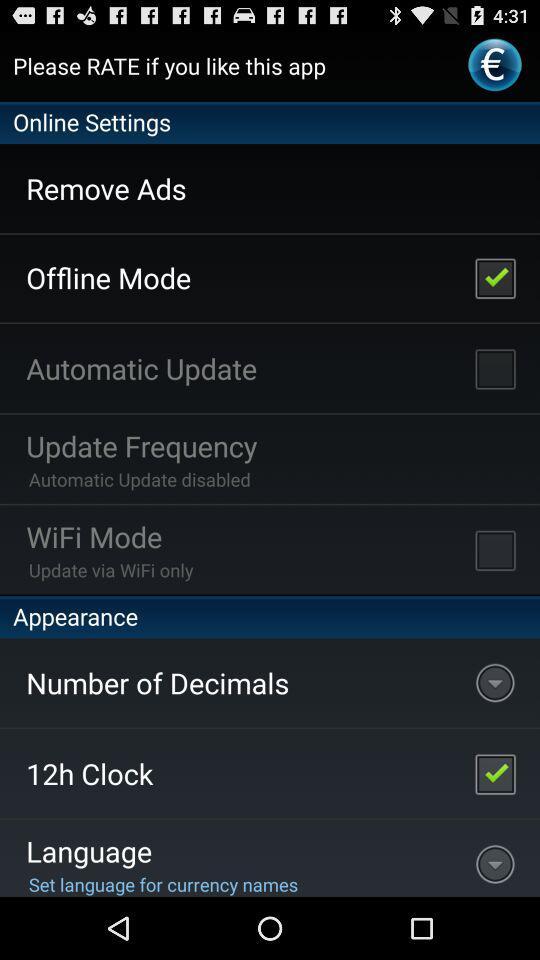 The image size is (540, 960). What do you see at coordinates (494, 772) in the screenshot?
I see `time as 12 or 24 digits` at bounding box center [494, 772].